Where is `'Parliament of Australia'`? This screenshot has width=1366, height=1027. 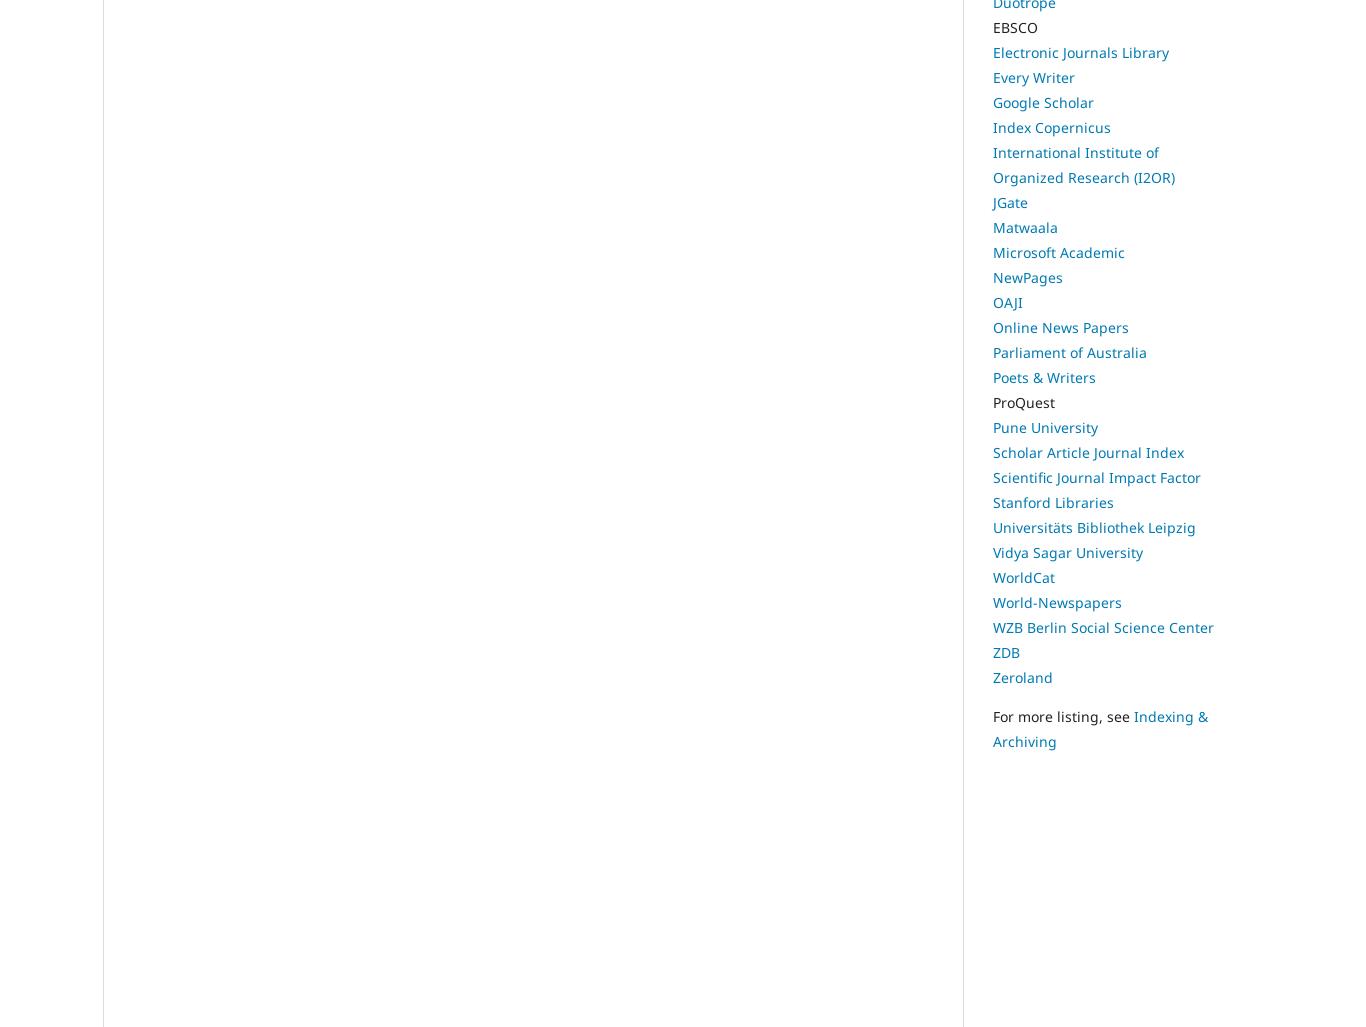 'Parliament of Australia' is located at coordinates (1068, 352).